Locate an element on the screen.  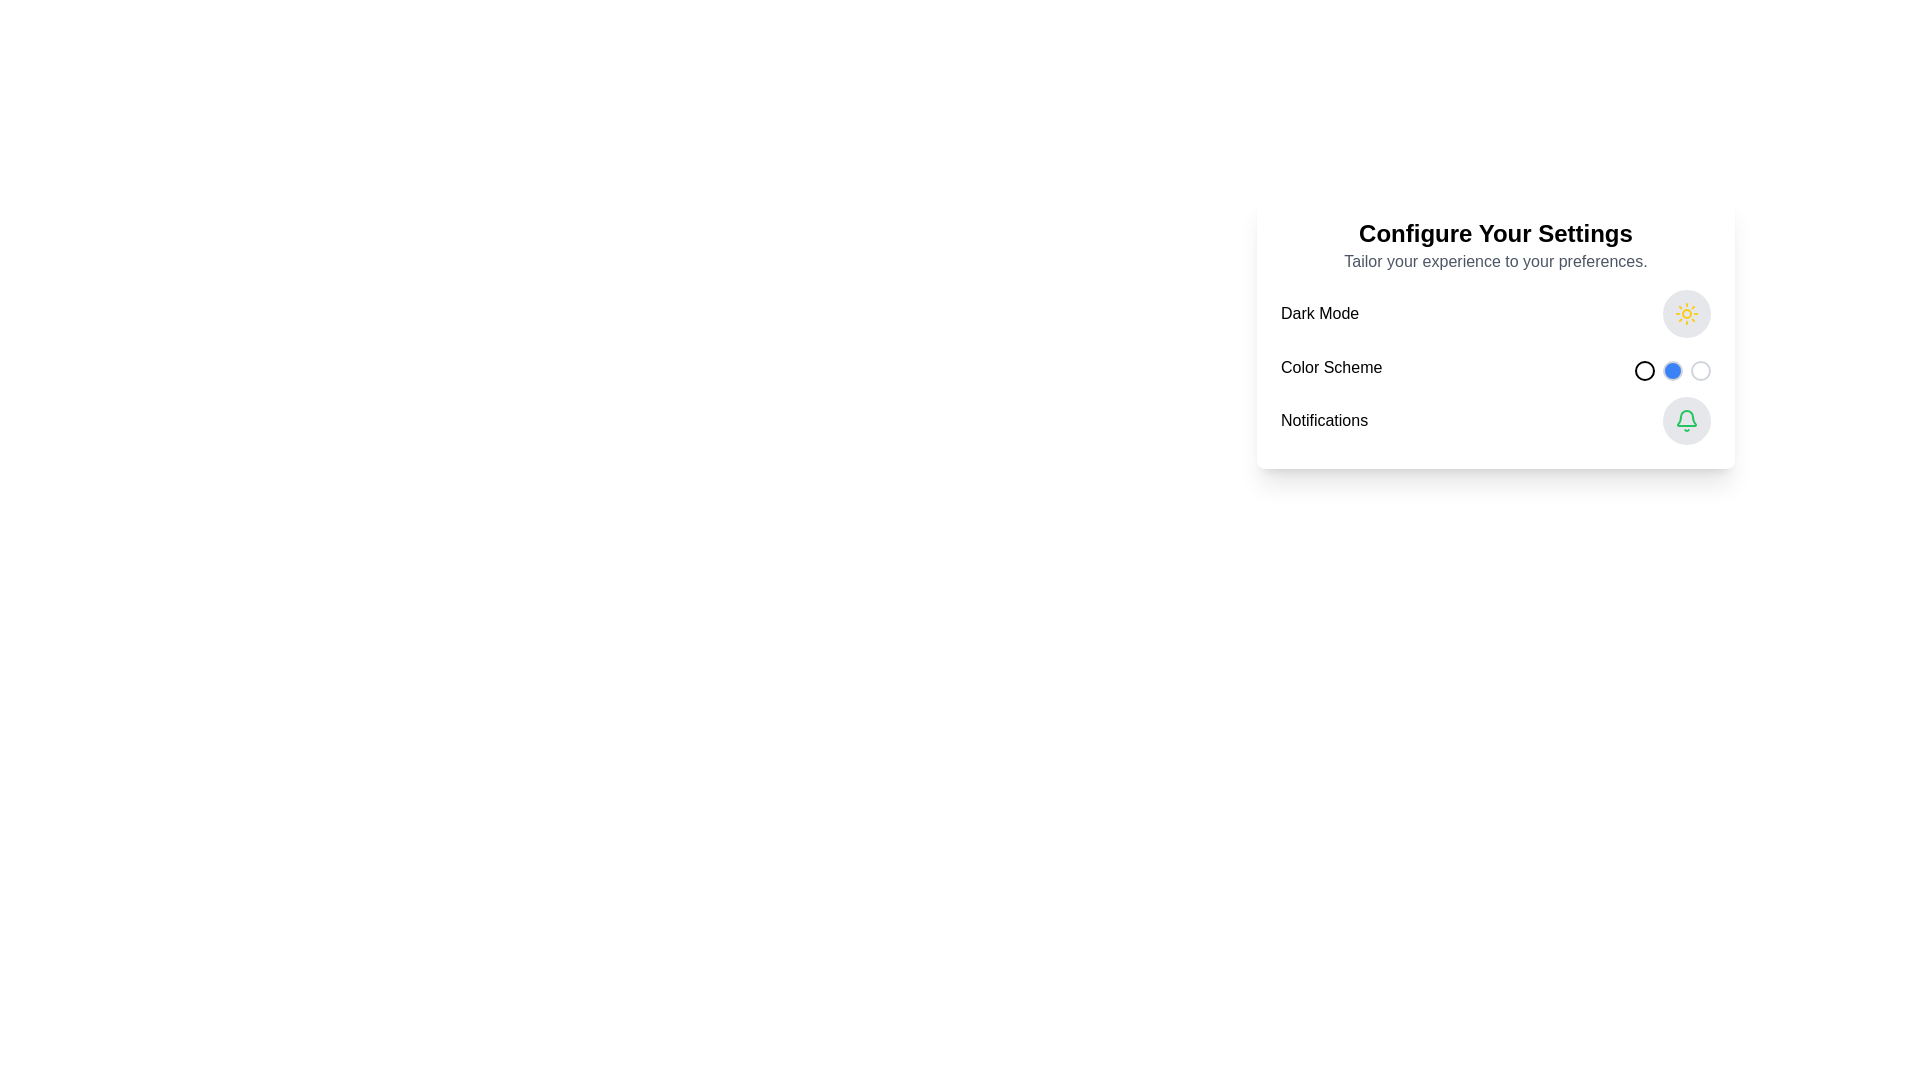
the non-interactive text label that categorizes the color scheme options, located to the left of the circular buttons and under the 'Dark Mode' label is located at coordinates (1331, 367).